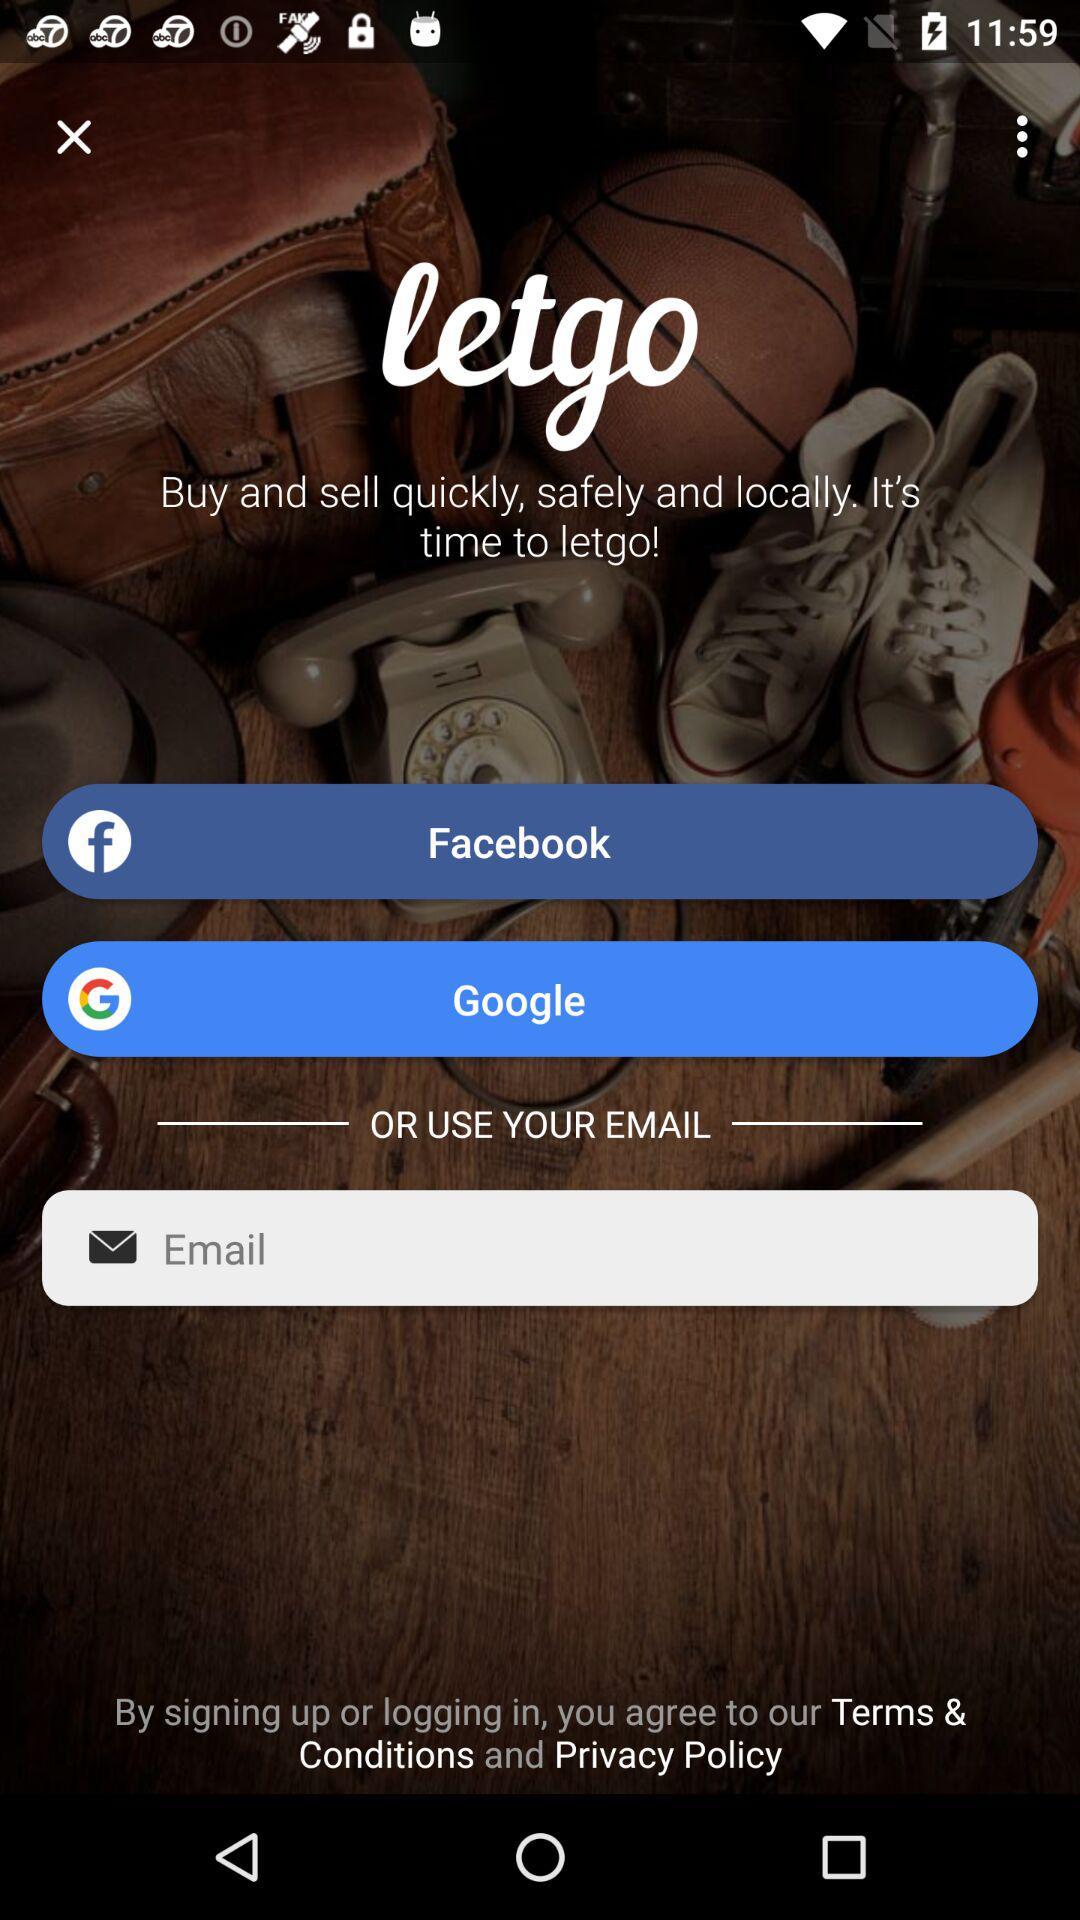 The image size is (1080, 1920). I want to click on google, so click(540, 998).